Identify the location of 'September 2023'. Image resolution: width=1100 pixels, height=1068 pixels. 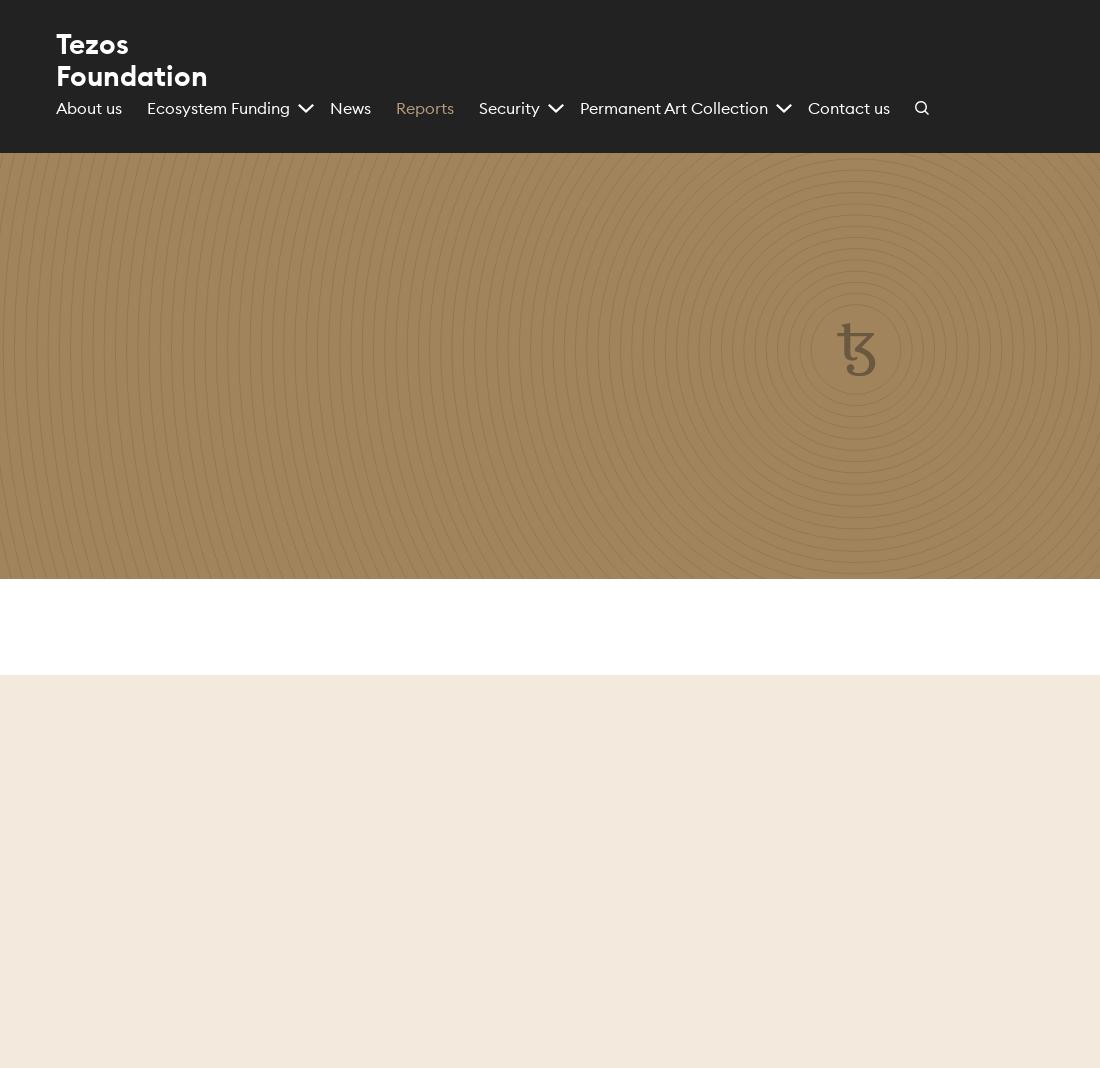
(859, 798).